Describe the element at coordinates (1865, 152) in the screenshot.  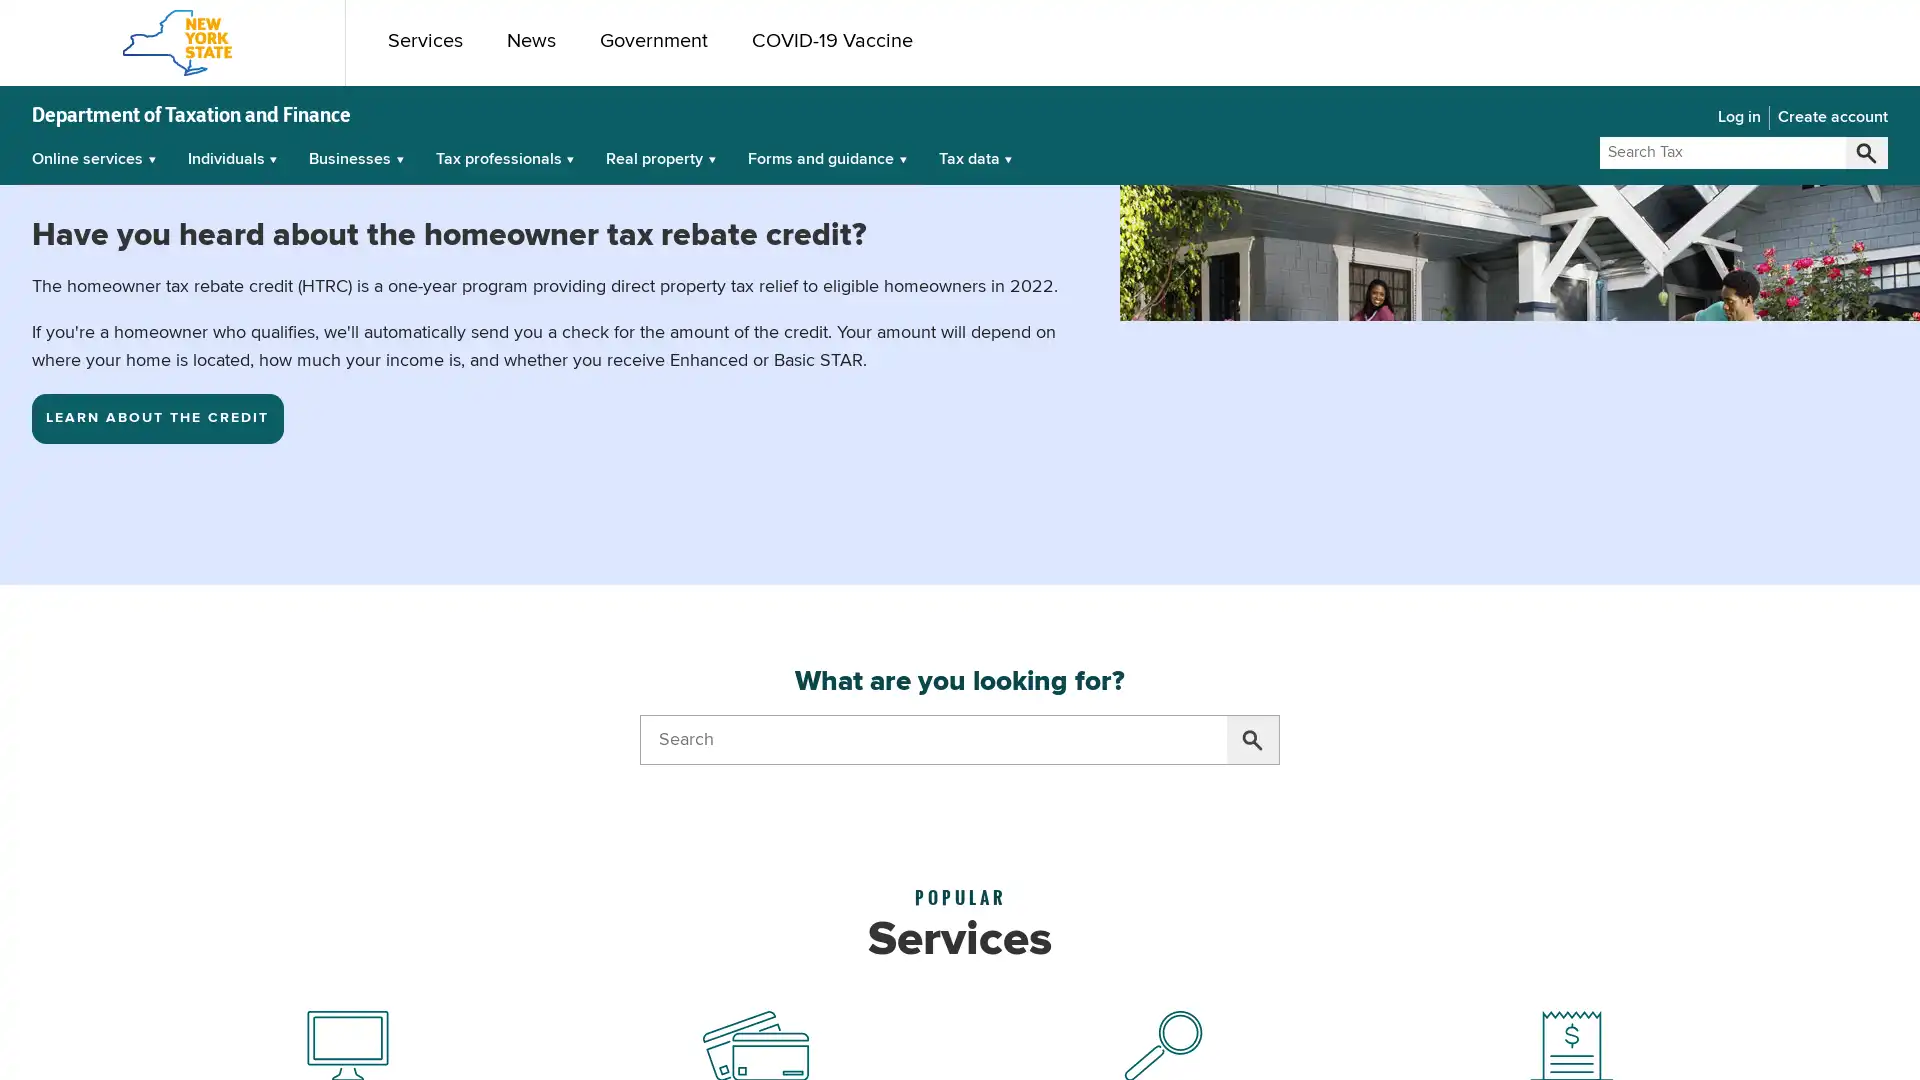
I see `Search Tax` at that location.